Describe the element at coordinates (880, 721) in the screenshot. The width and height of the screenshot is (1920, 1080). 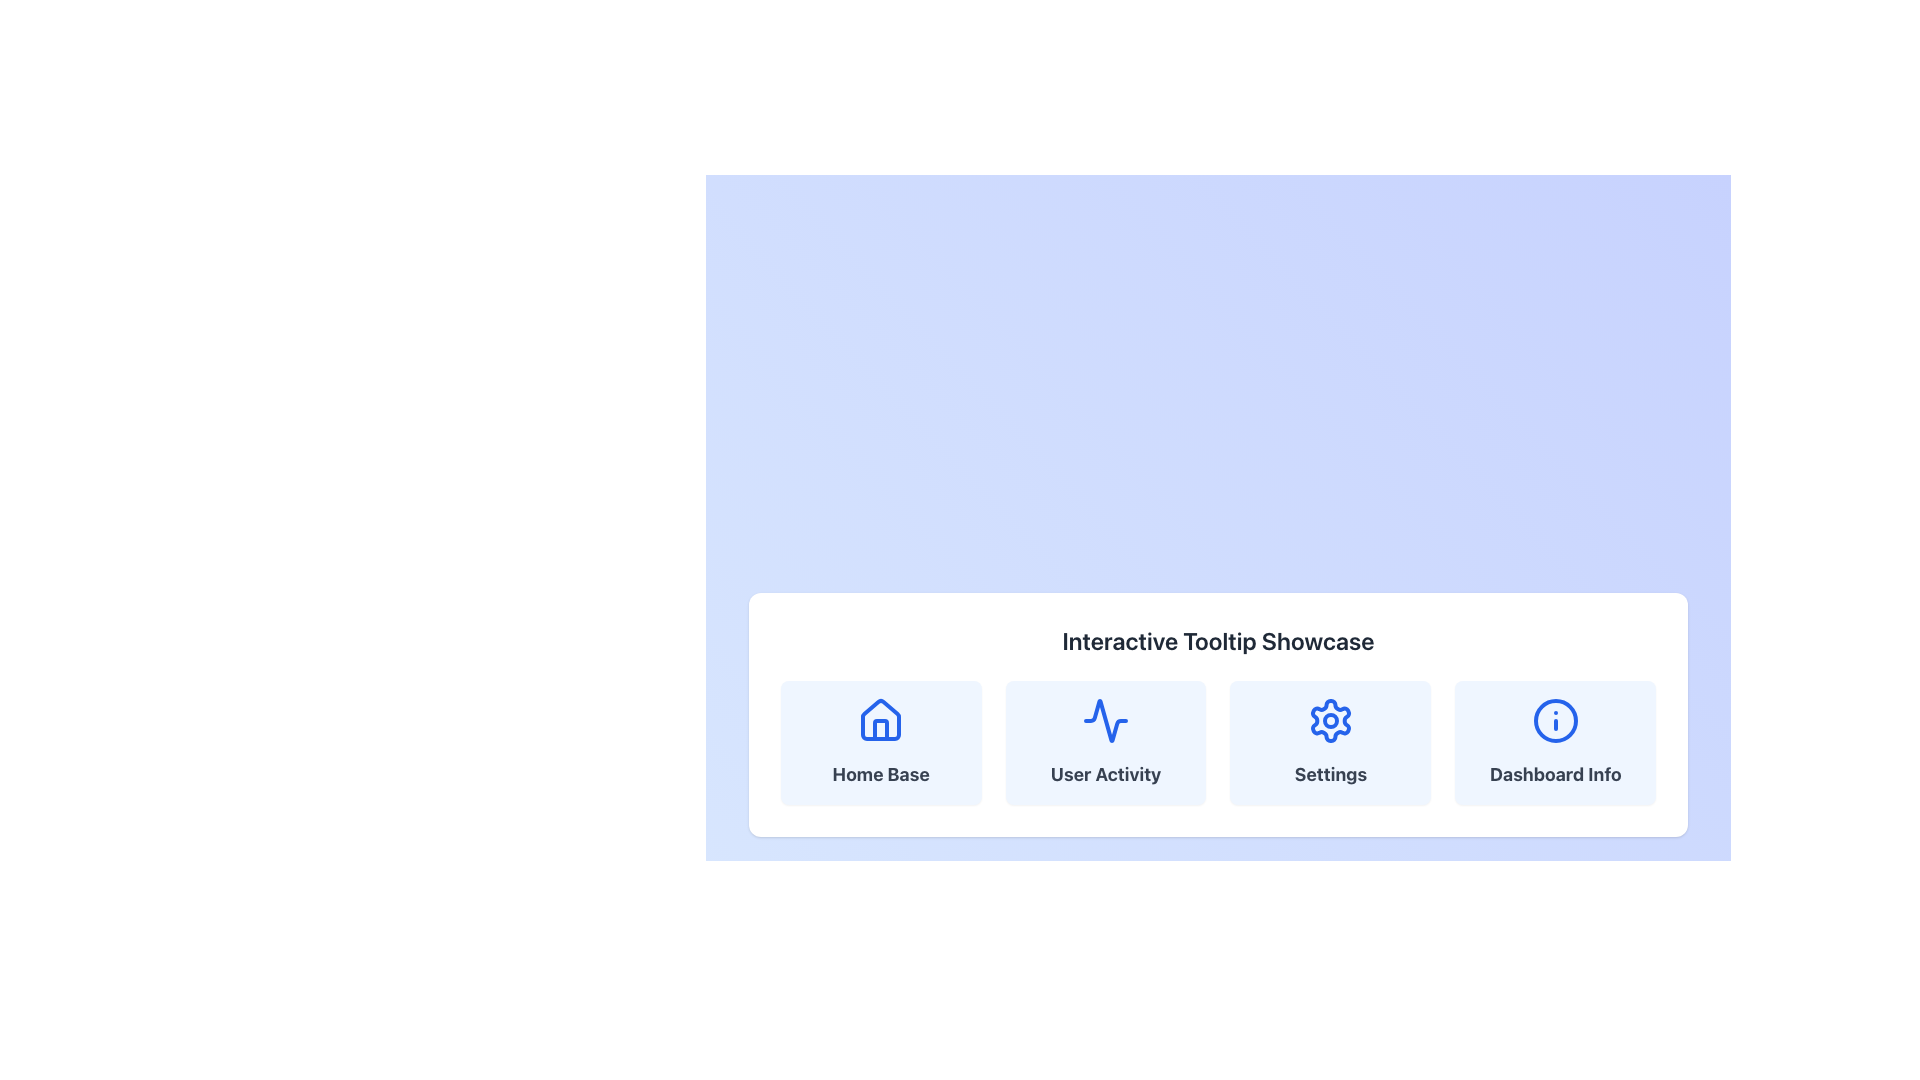
I see `the 'Home Base' icon located at the top-center of the first option in the horizontal menu` at that location.